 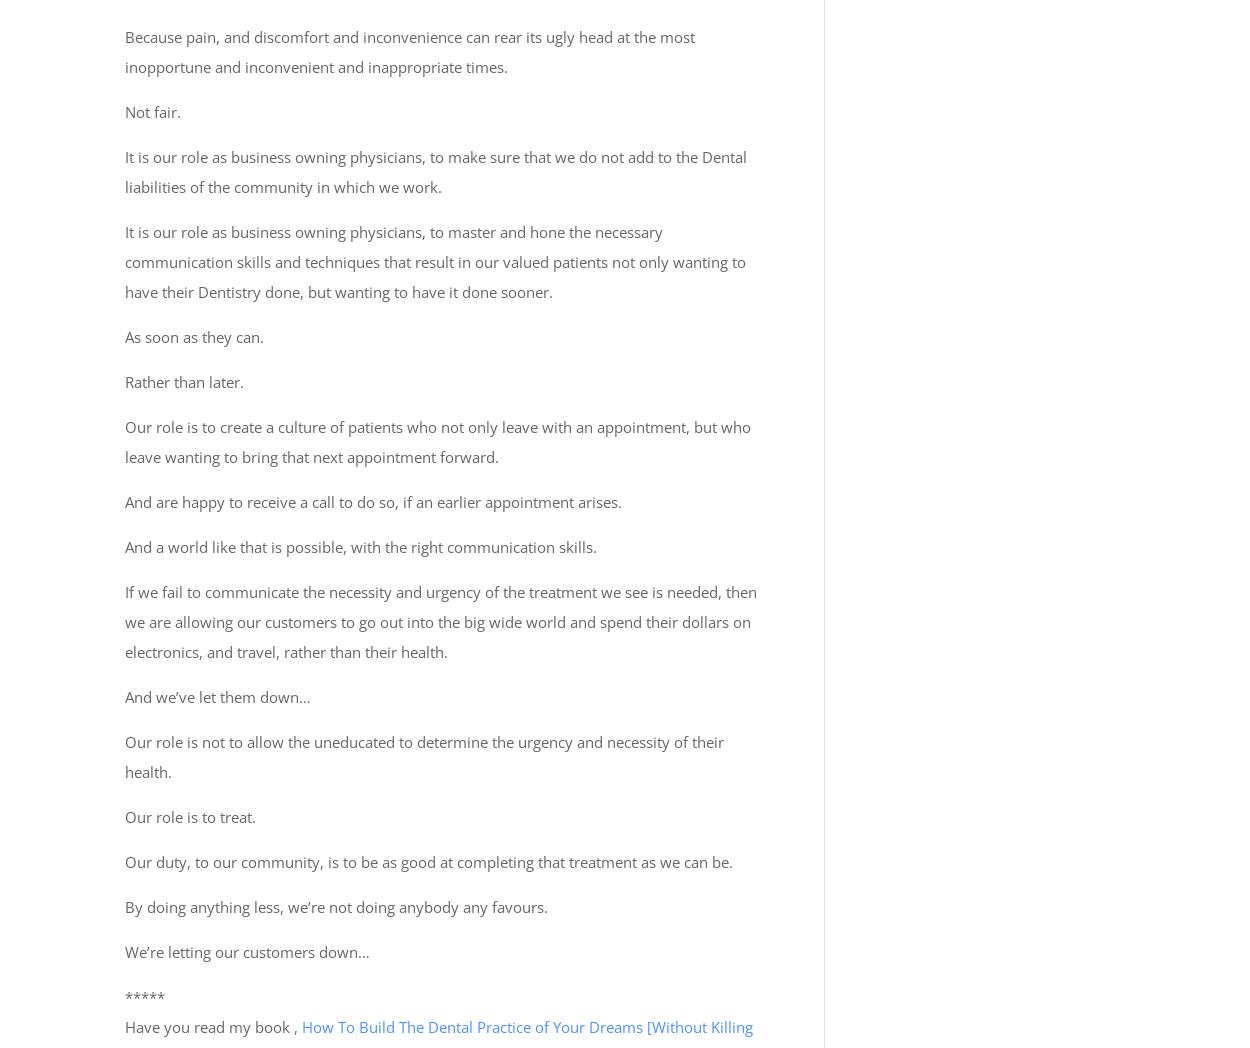 I want to click on 'Our role is not to allow the uneducated to determine the urgency and necessity of their health.', so click(x=424, y=756).